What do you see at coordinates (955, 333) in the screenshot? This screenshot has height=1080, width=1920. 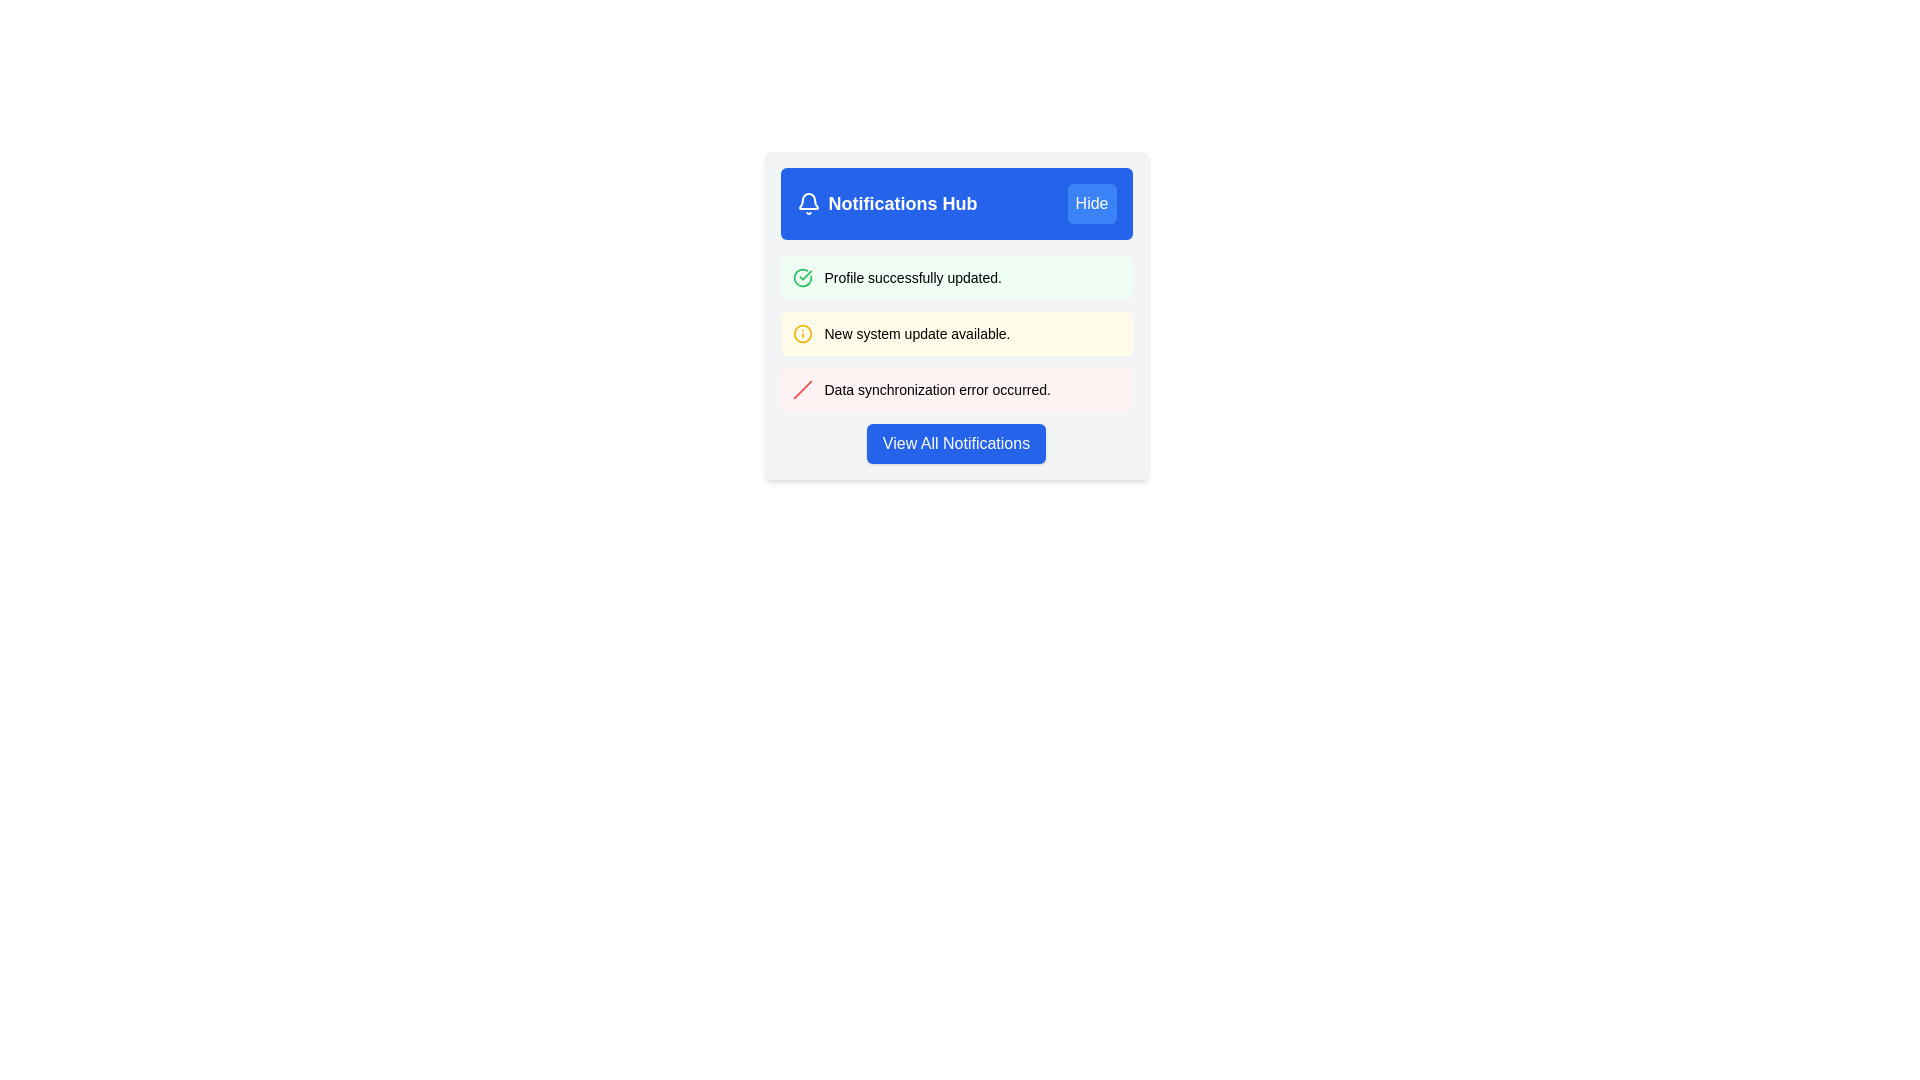 I see `the notification box with a pale yellow background that contains the message 'New system update available.'` at bounding box center [955, 333].